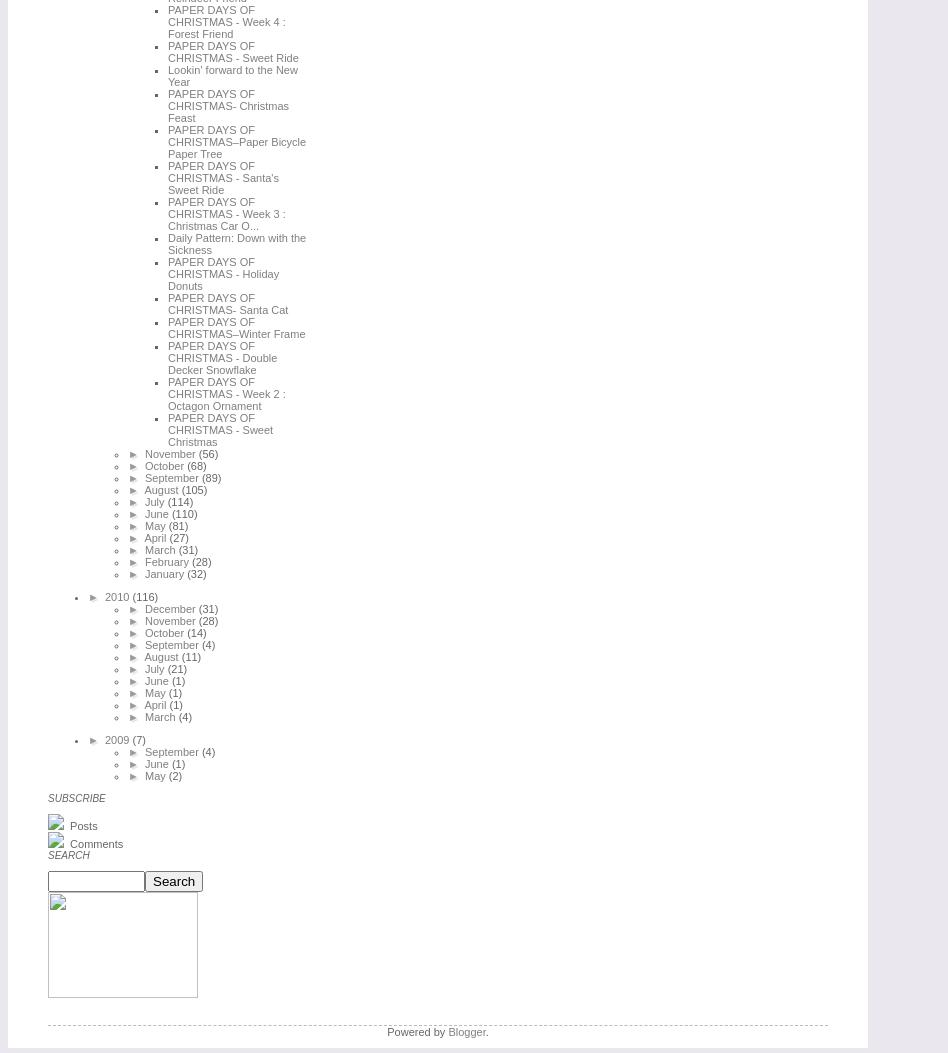  What do you see at coordinates (210, 476) in the screenshot?
I see `'(89)'` at bounding box center [210, 476].